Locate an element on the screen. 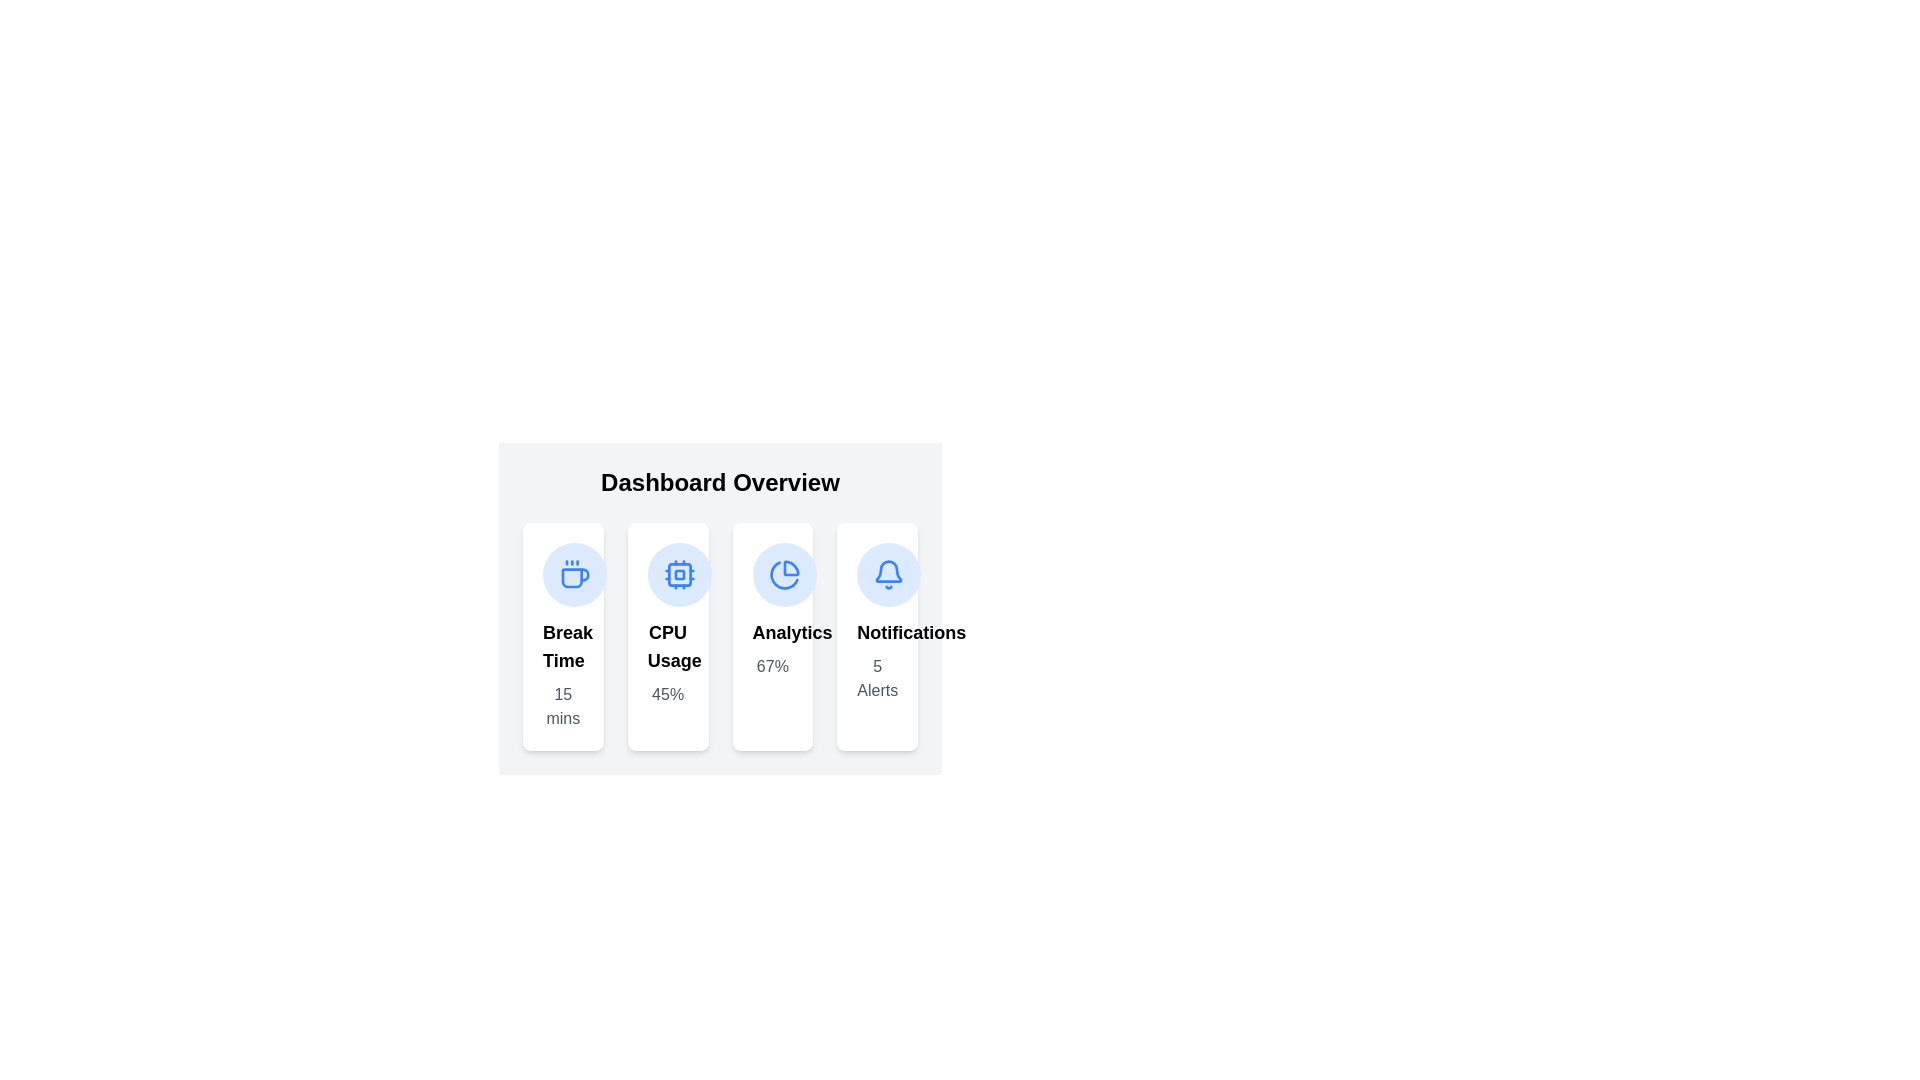 This screenshot has width=1920, height=1080. the Information card that displays a blue bell icon at the top with the title 'Notifications' and shows '5 Alerts' below it is located at coordinates (877, 636).